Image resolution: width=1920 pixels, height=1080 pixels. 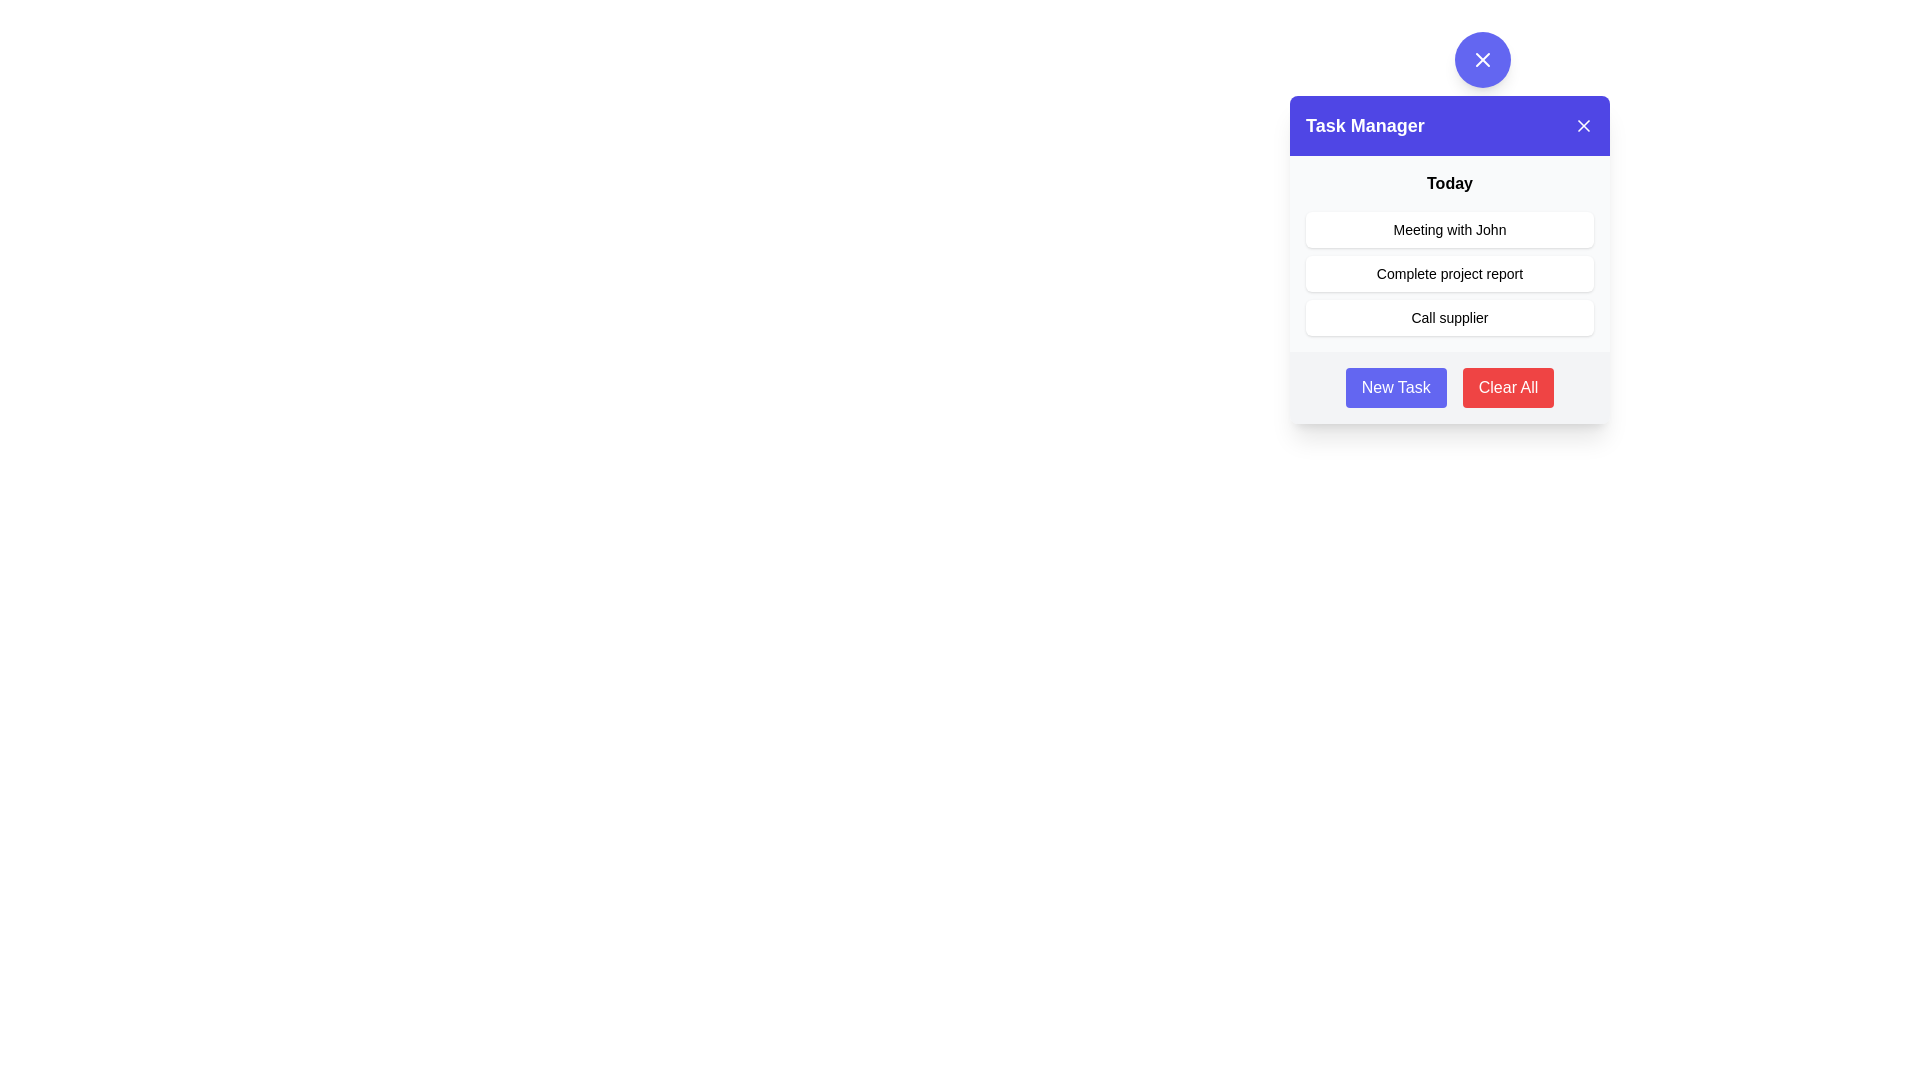 I want to click on the small square blue button with an 'X' icon located at the top-right corner of the header section in the modal dialog titled 'Task Manager', so click(x=1583, y=126).